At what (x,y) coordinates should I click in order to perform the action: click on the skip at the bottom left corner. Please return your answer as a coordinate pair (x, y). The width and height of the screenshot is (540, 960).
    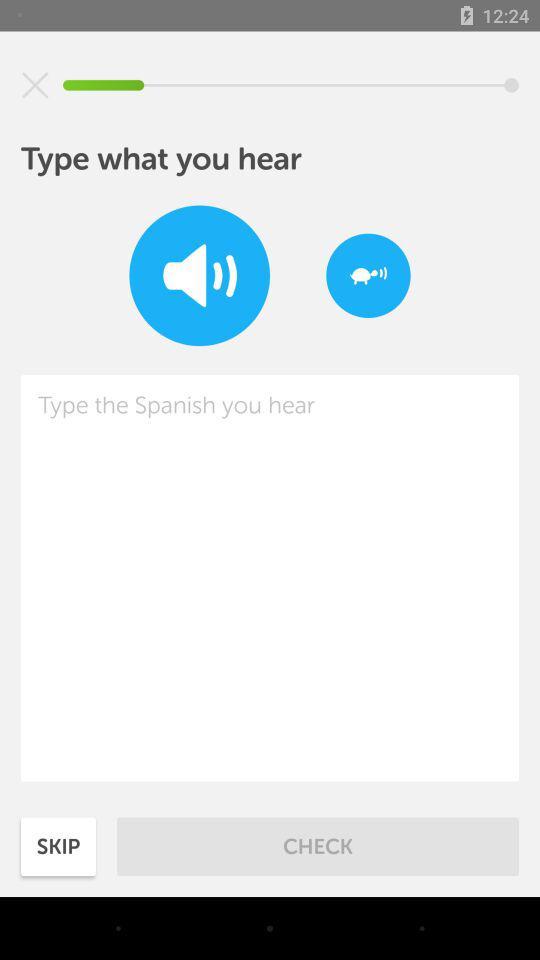
    Looking at the image, I should click on (58, 845).